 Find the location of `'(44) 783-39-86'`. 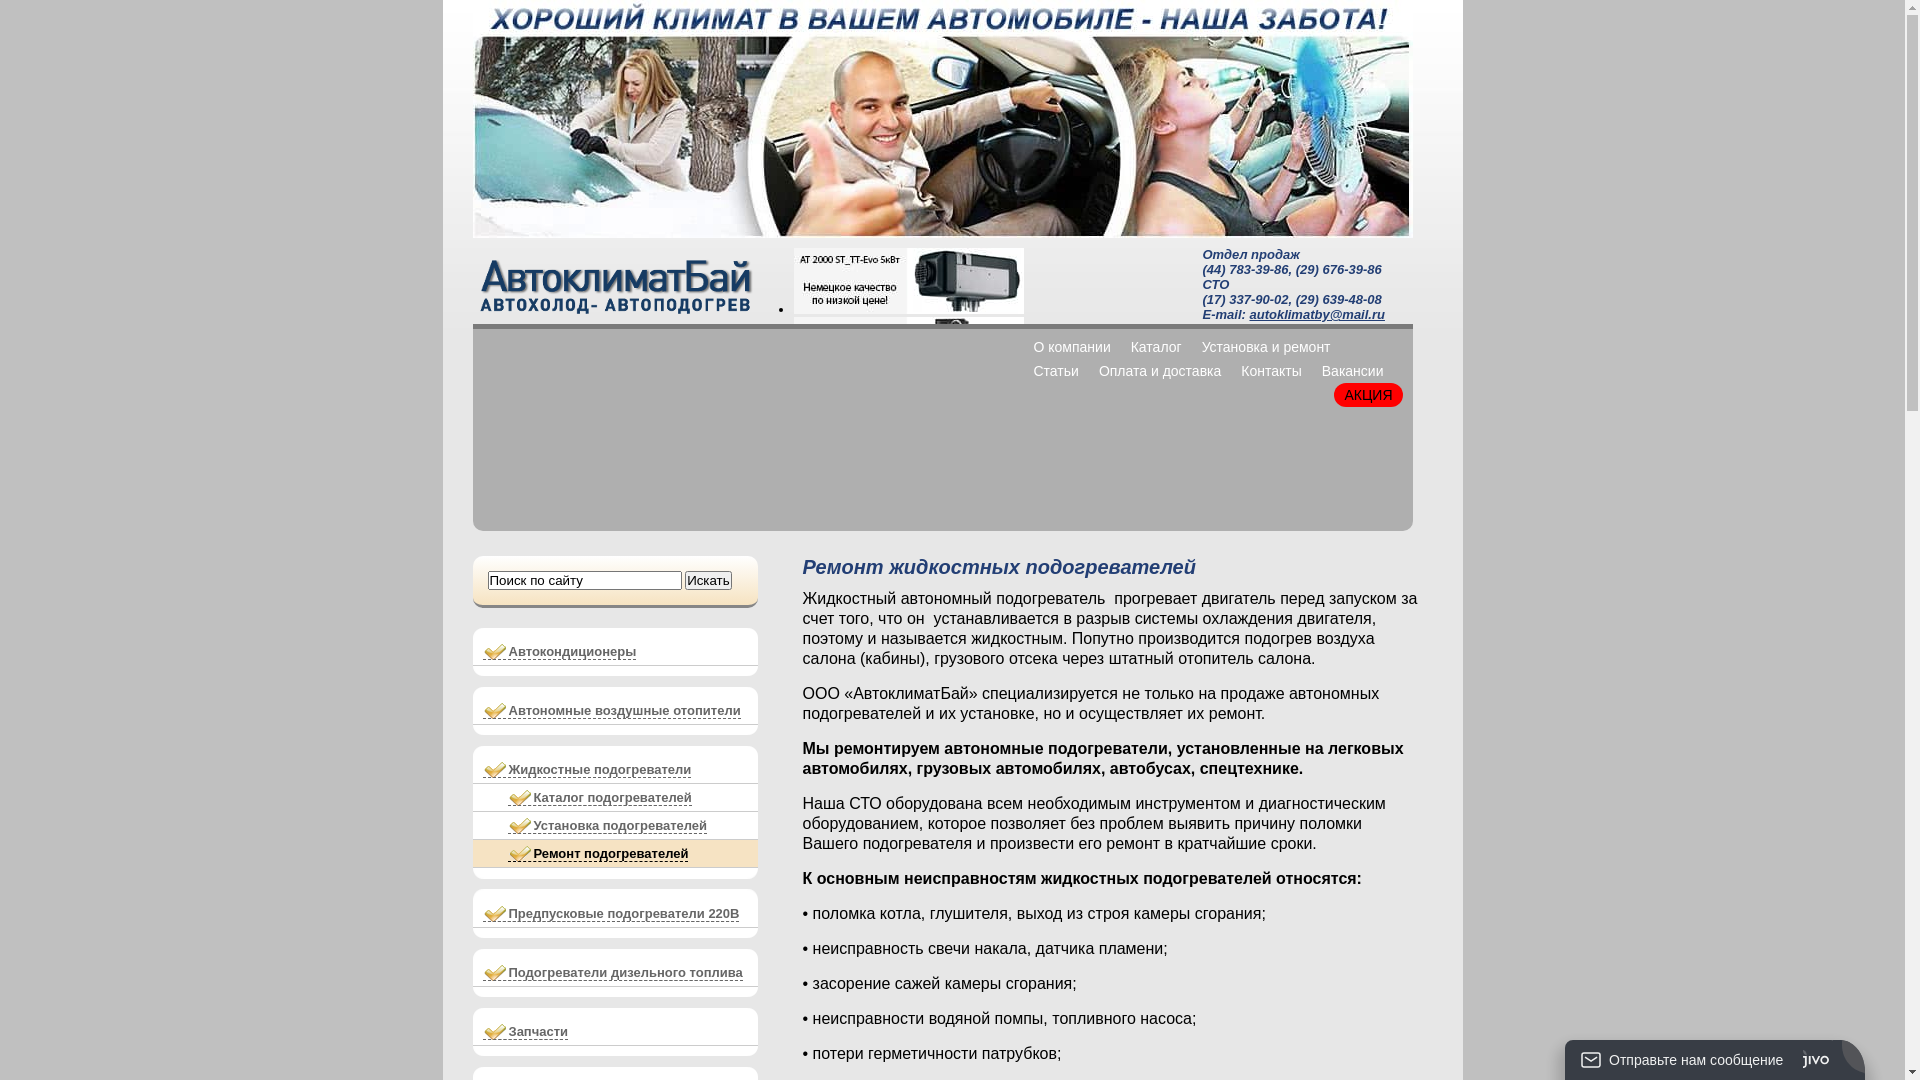

'(44) 783-39-86' is located at coordinates (1243, 268).